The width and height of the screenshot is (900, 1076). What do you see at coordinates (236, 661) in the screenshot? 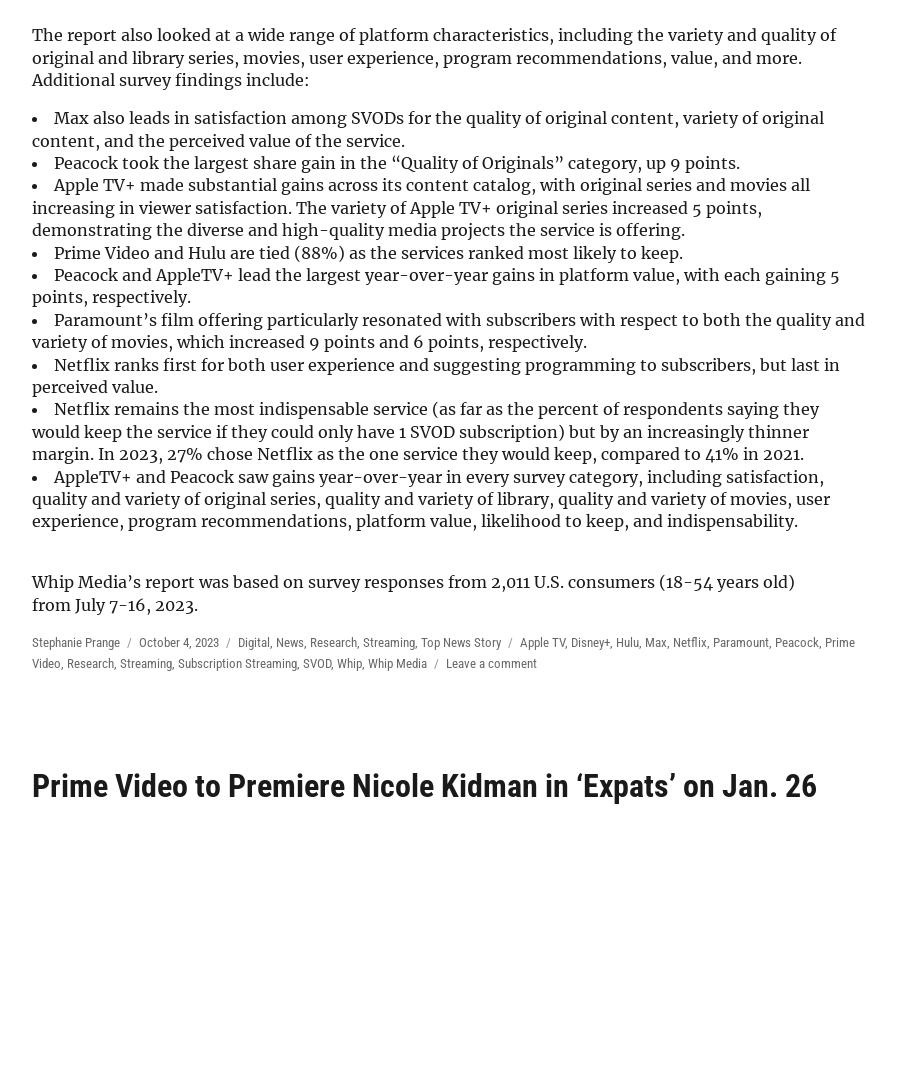
I see `'Subscription Streaming'` at bounding box center [236, 661].